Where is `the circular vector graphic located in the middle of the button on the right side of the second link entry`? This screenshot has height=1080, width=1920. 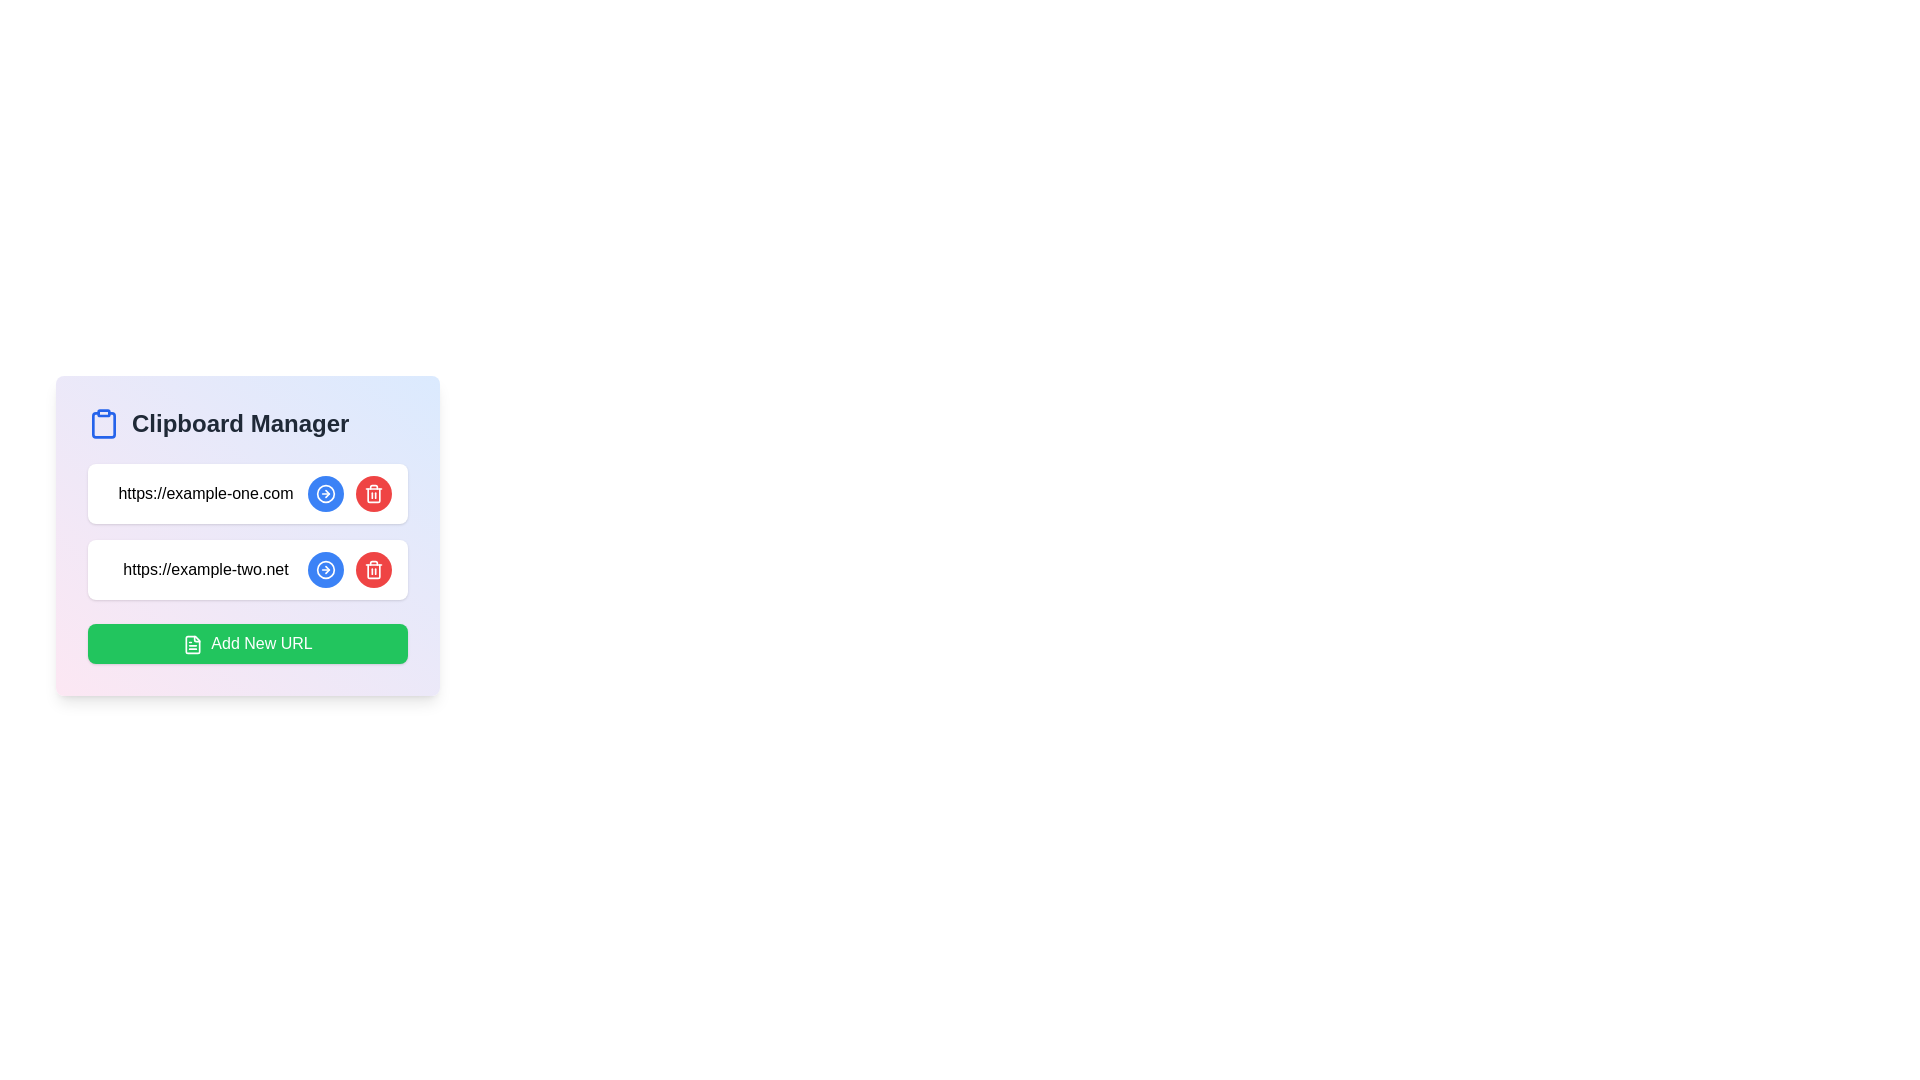
the circular vector graphic located in the middle of the button on the right side of the second link entry is located at coordinates (326, 570).